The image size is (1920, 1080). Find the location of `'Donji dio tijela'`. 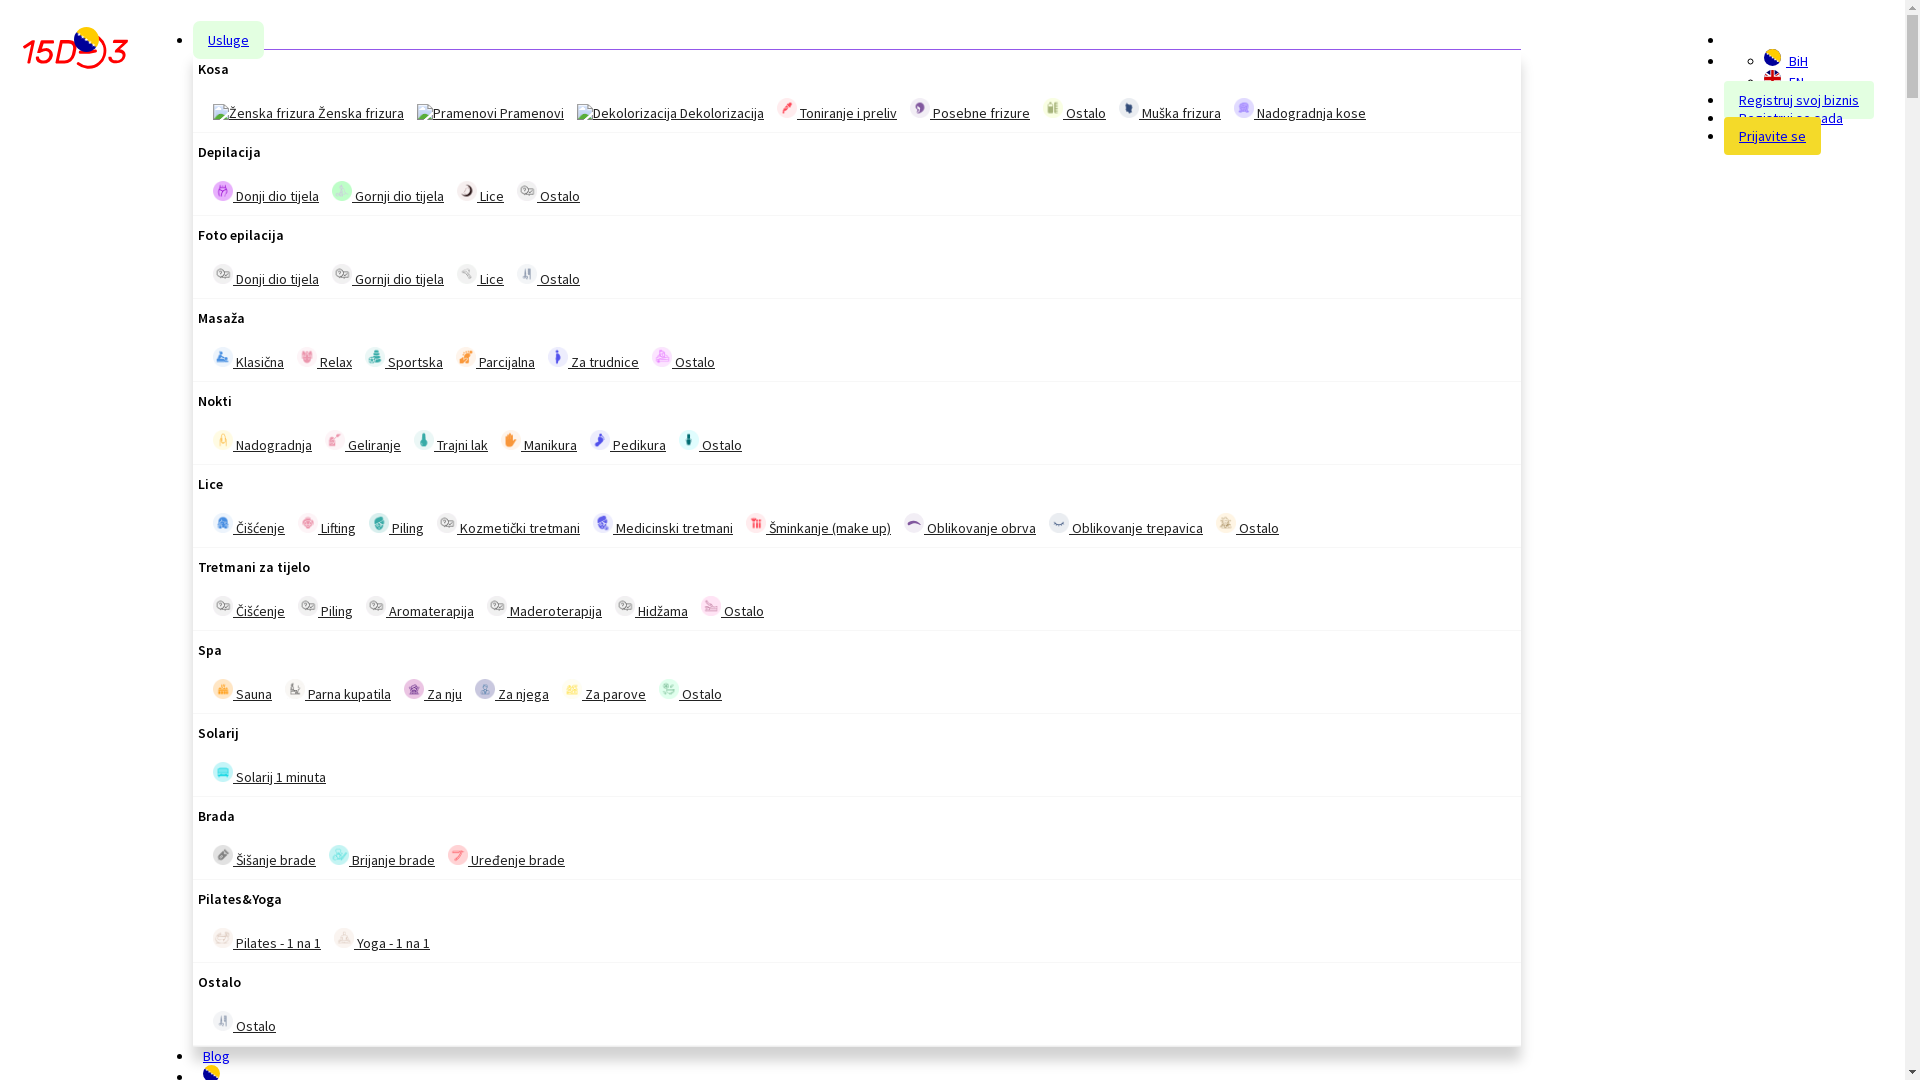

'Donji dio tijela' is located at coordinates (207, 192).